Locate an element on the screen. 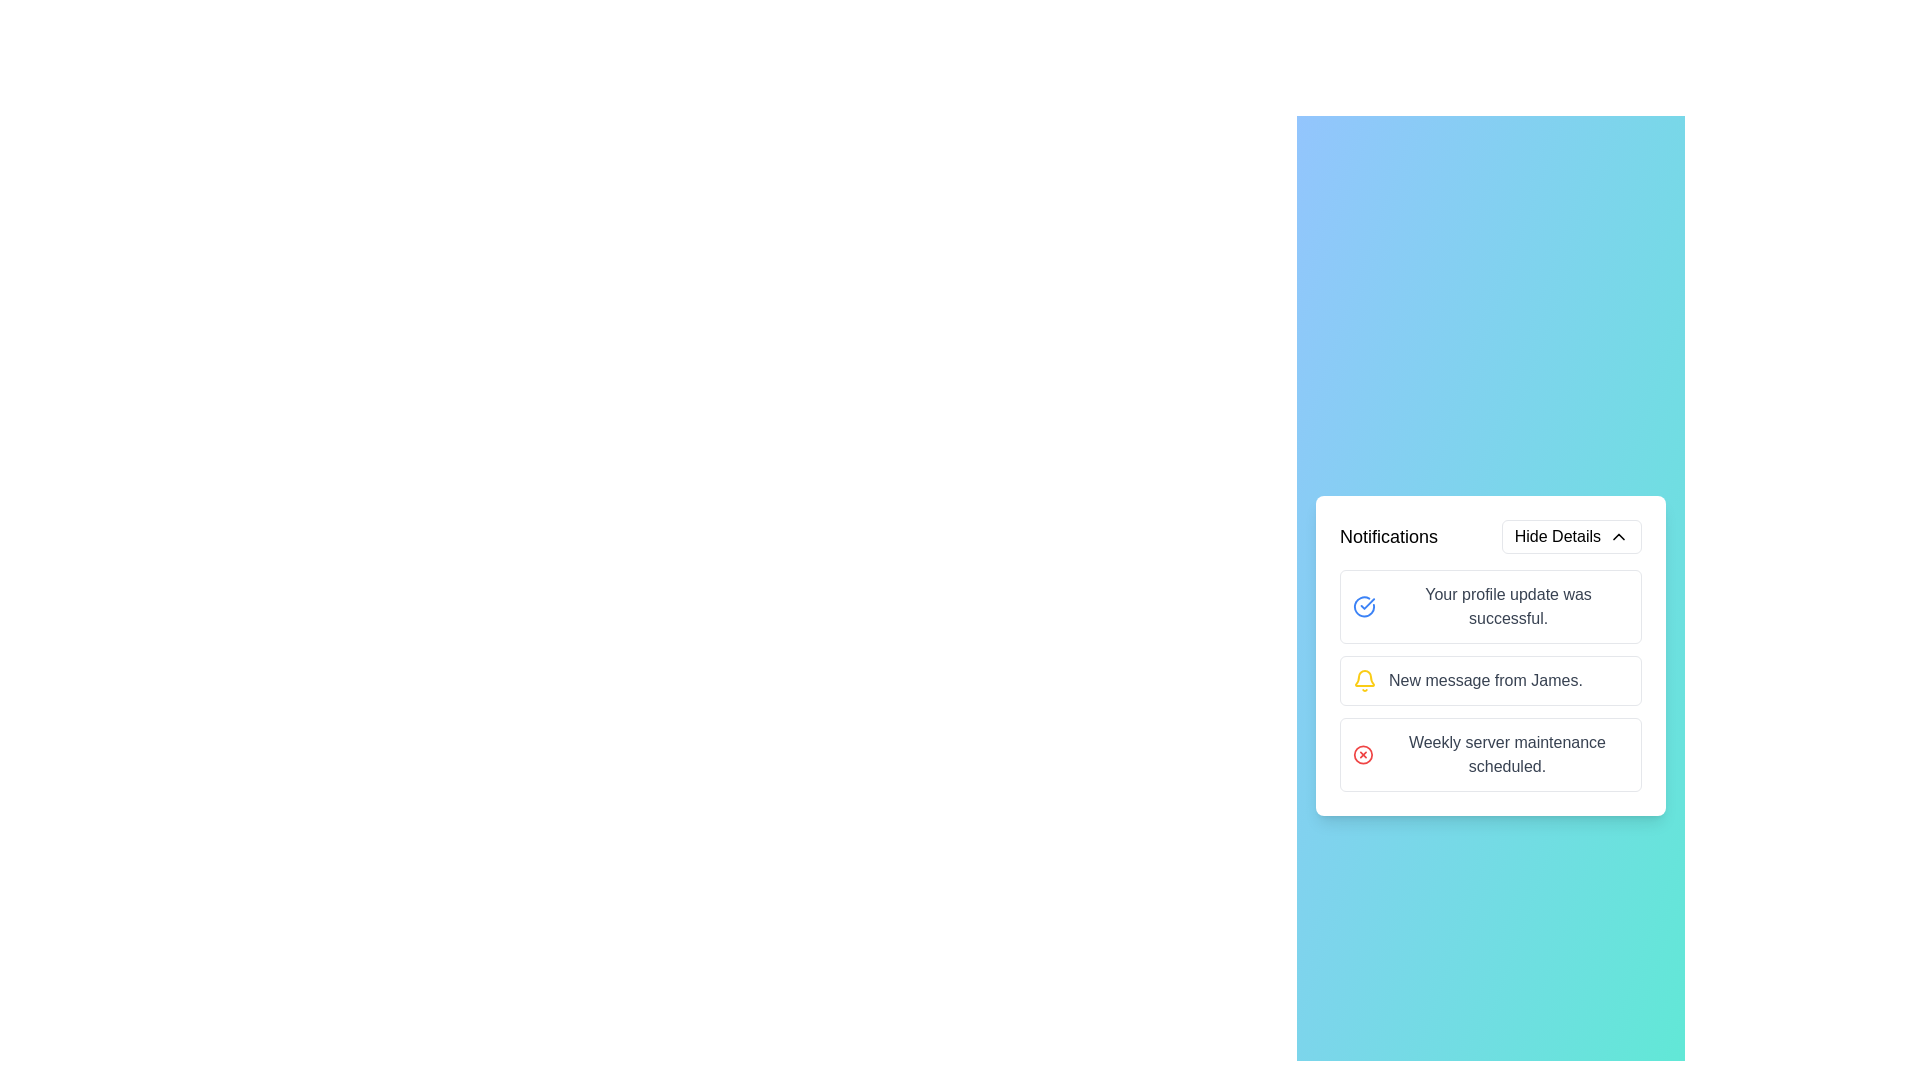  the static text that provides server maintenance information, which is located to the right of the red circular icon with a cross symbol, in the third notification item is located at coordinates (1507, 755).